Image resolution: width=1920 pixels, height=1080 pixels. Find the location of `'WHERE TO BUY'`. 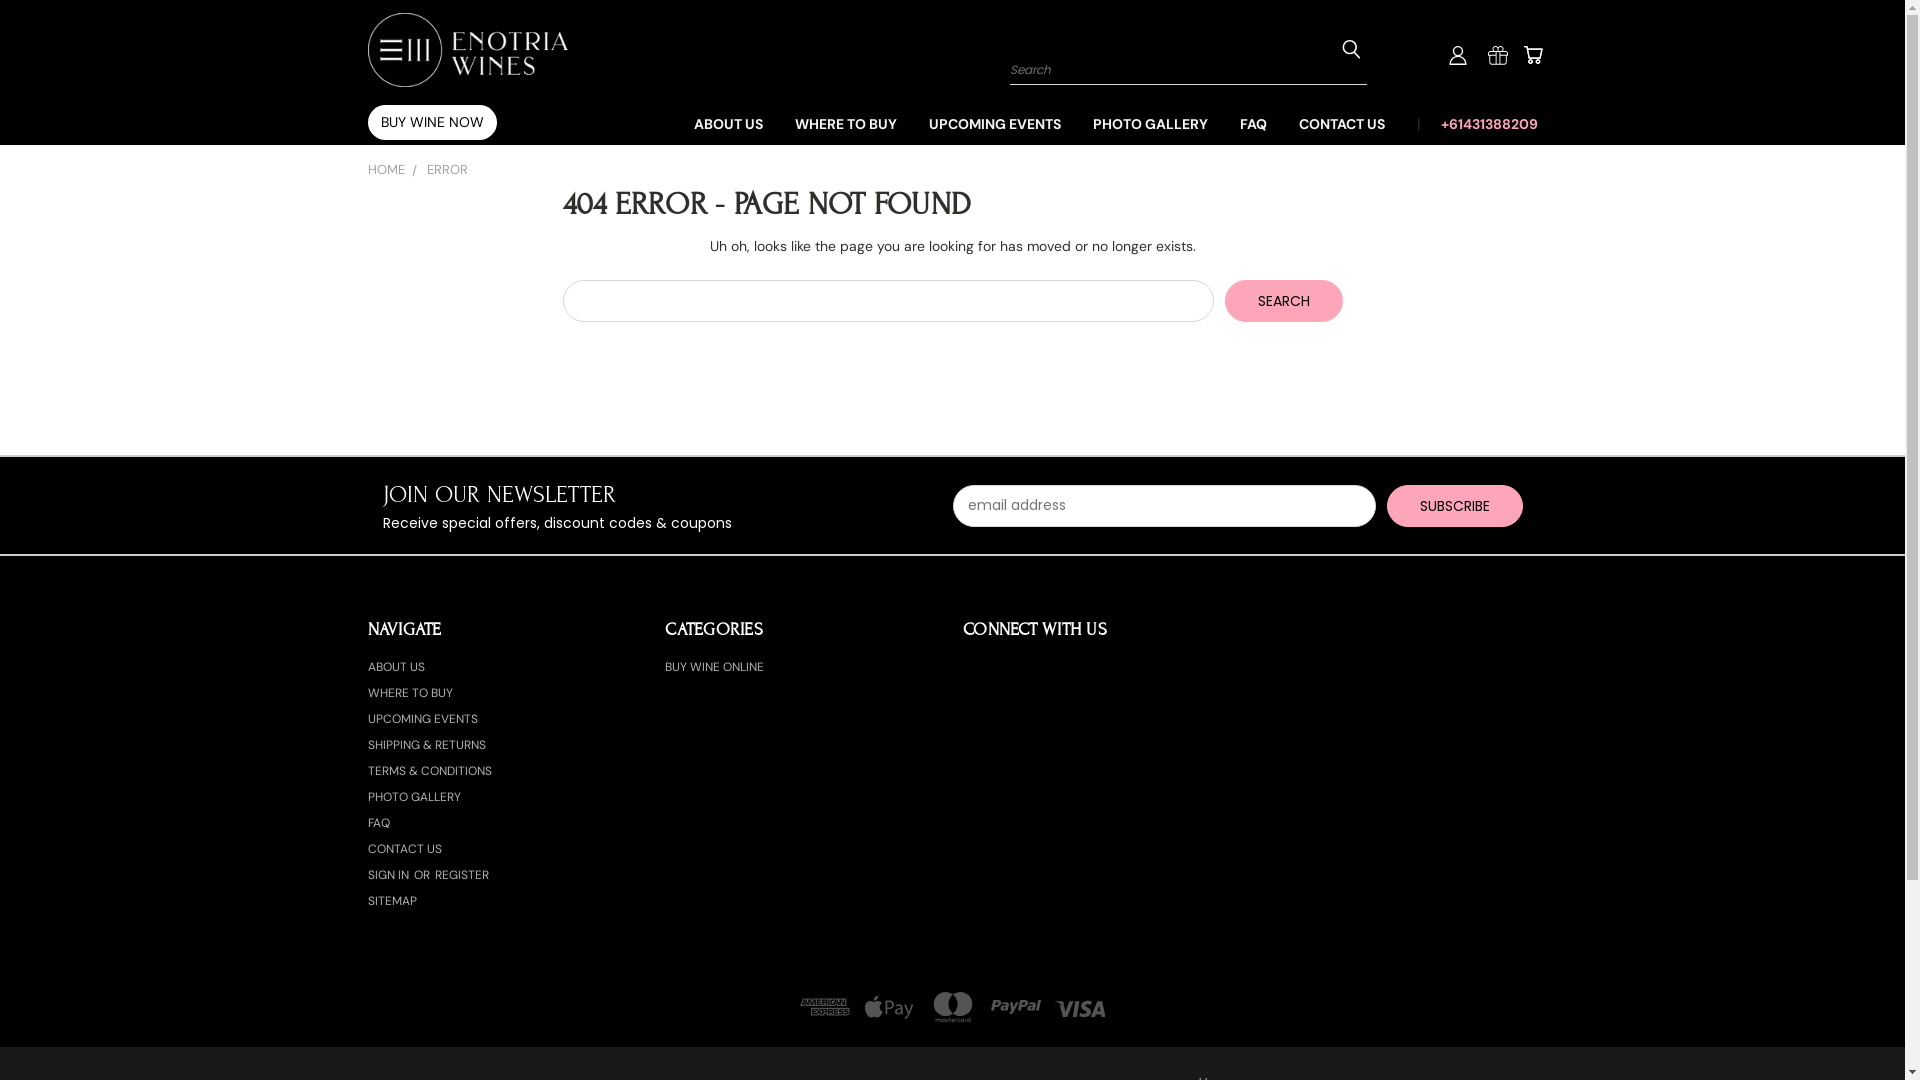

'WHERE TO BUY' is located at coordinates (409, 696).